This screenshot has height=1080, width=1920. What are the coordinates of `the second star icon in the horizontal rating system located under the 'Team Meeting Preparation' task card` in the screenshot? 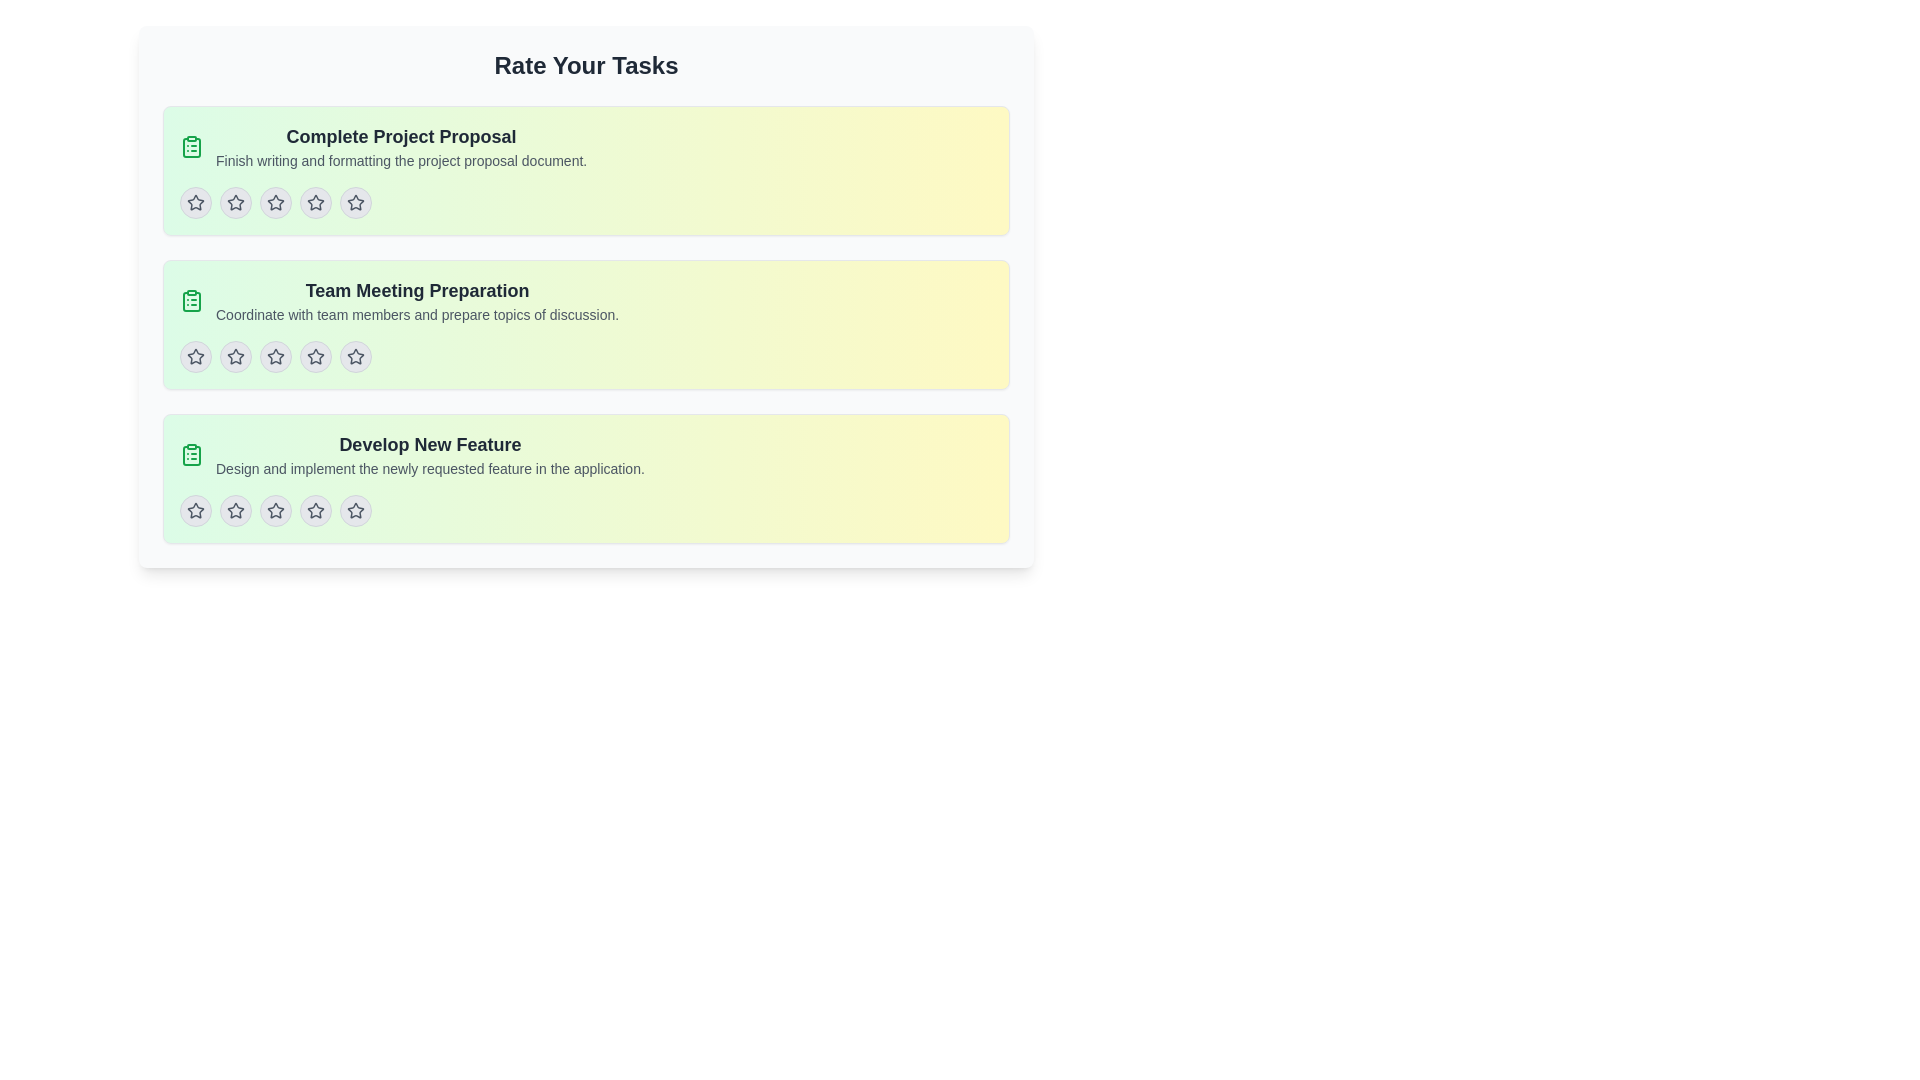 It's located at (274, 356).